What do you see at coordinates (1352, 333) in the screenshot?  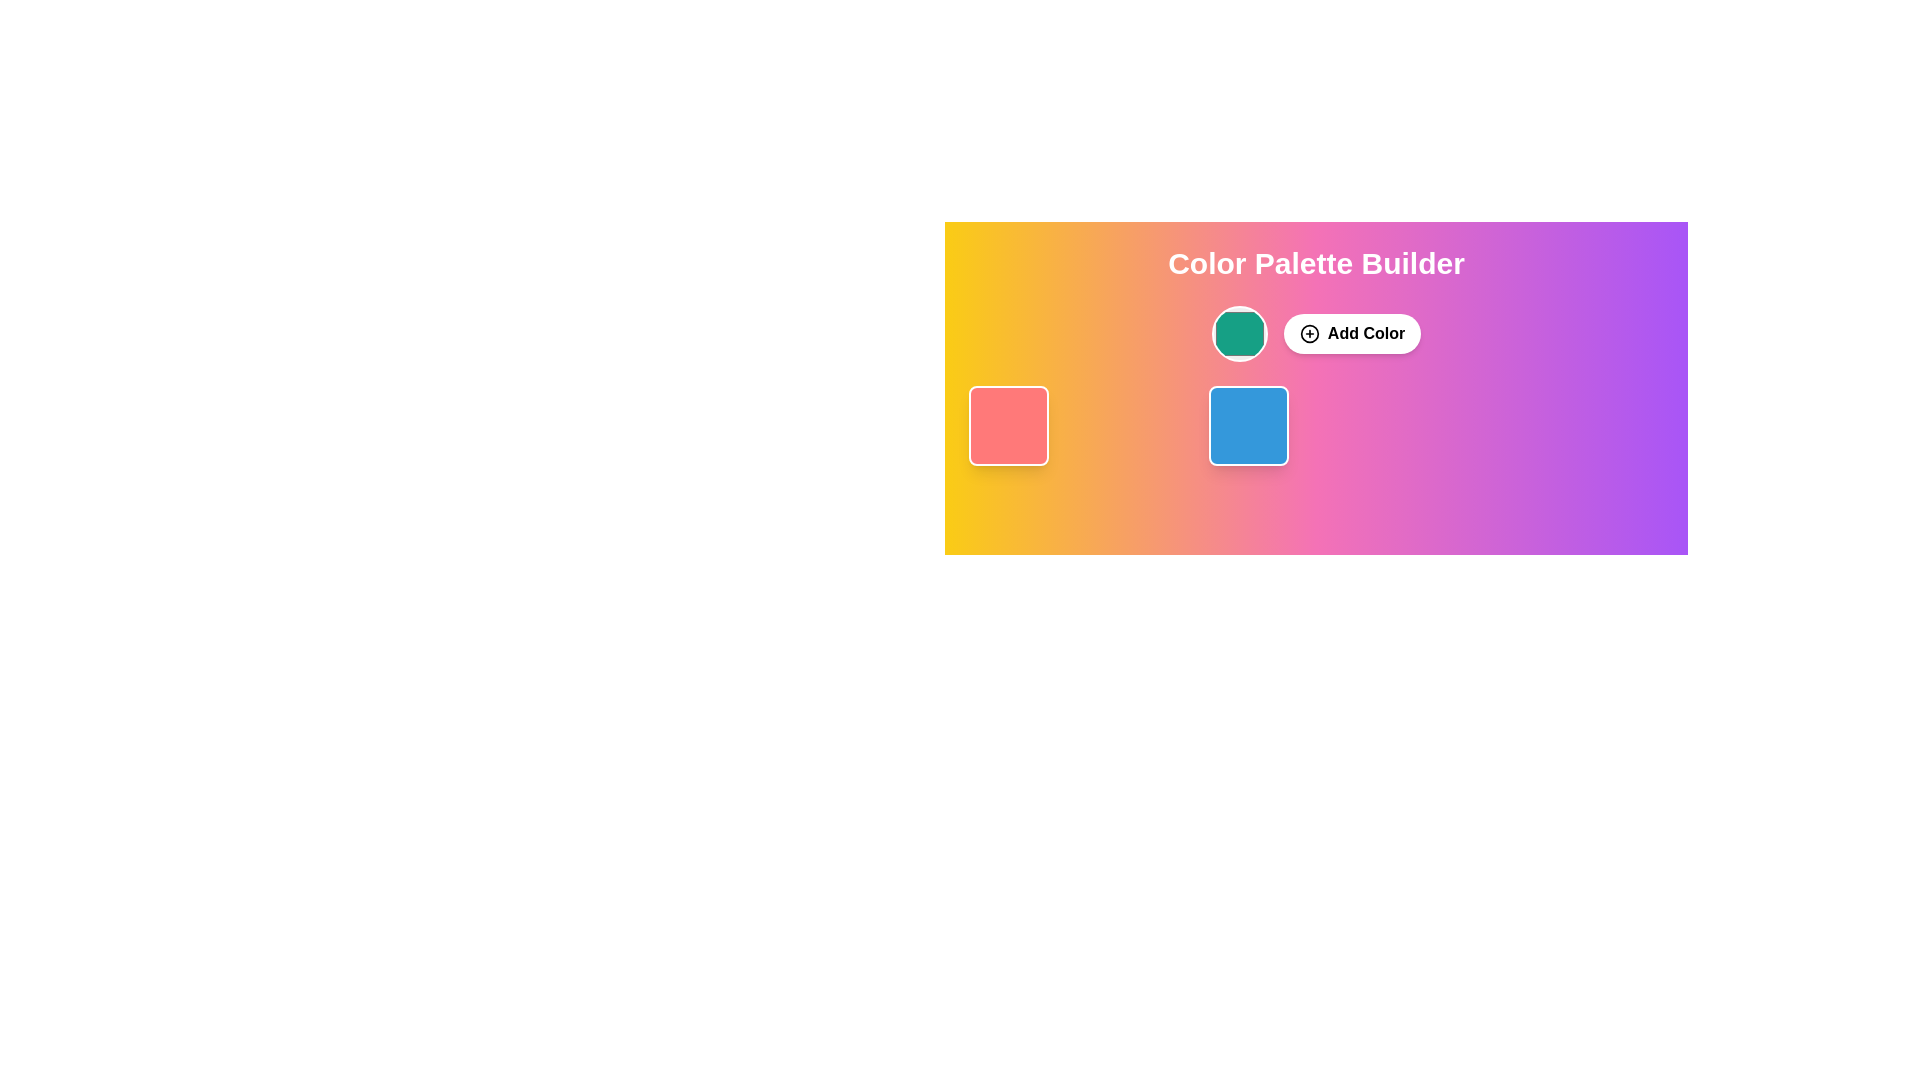 I see `the button` at bounding box center [1352, 333].